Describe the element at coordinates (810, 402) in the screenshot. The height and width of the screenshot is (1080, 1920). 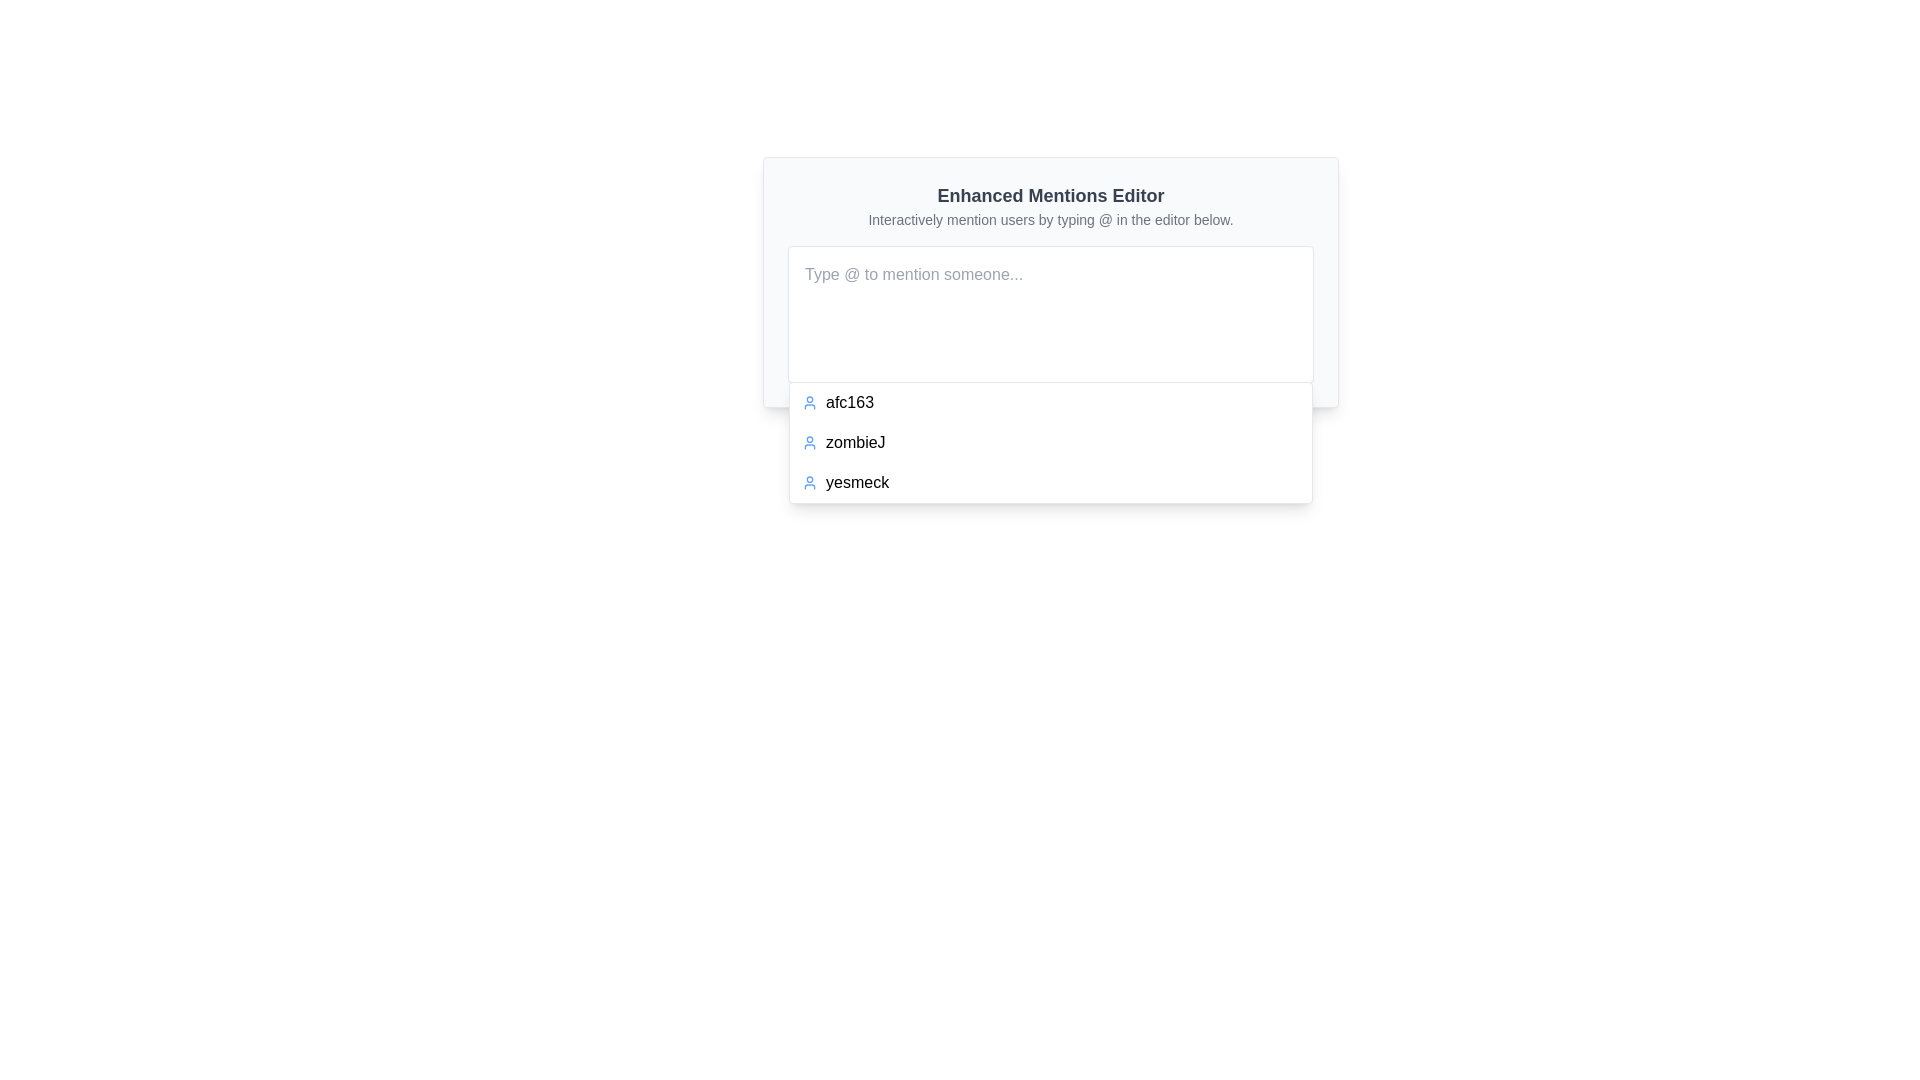
I see `the SVG-based user icon representing the user 'afc163', which is positioned to the left of the text in the dropdown list` at that location.